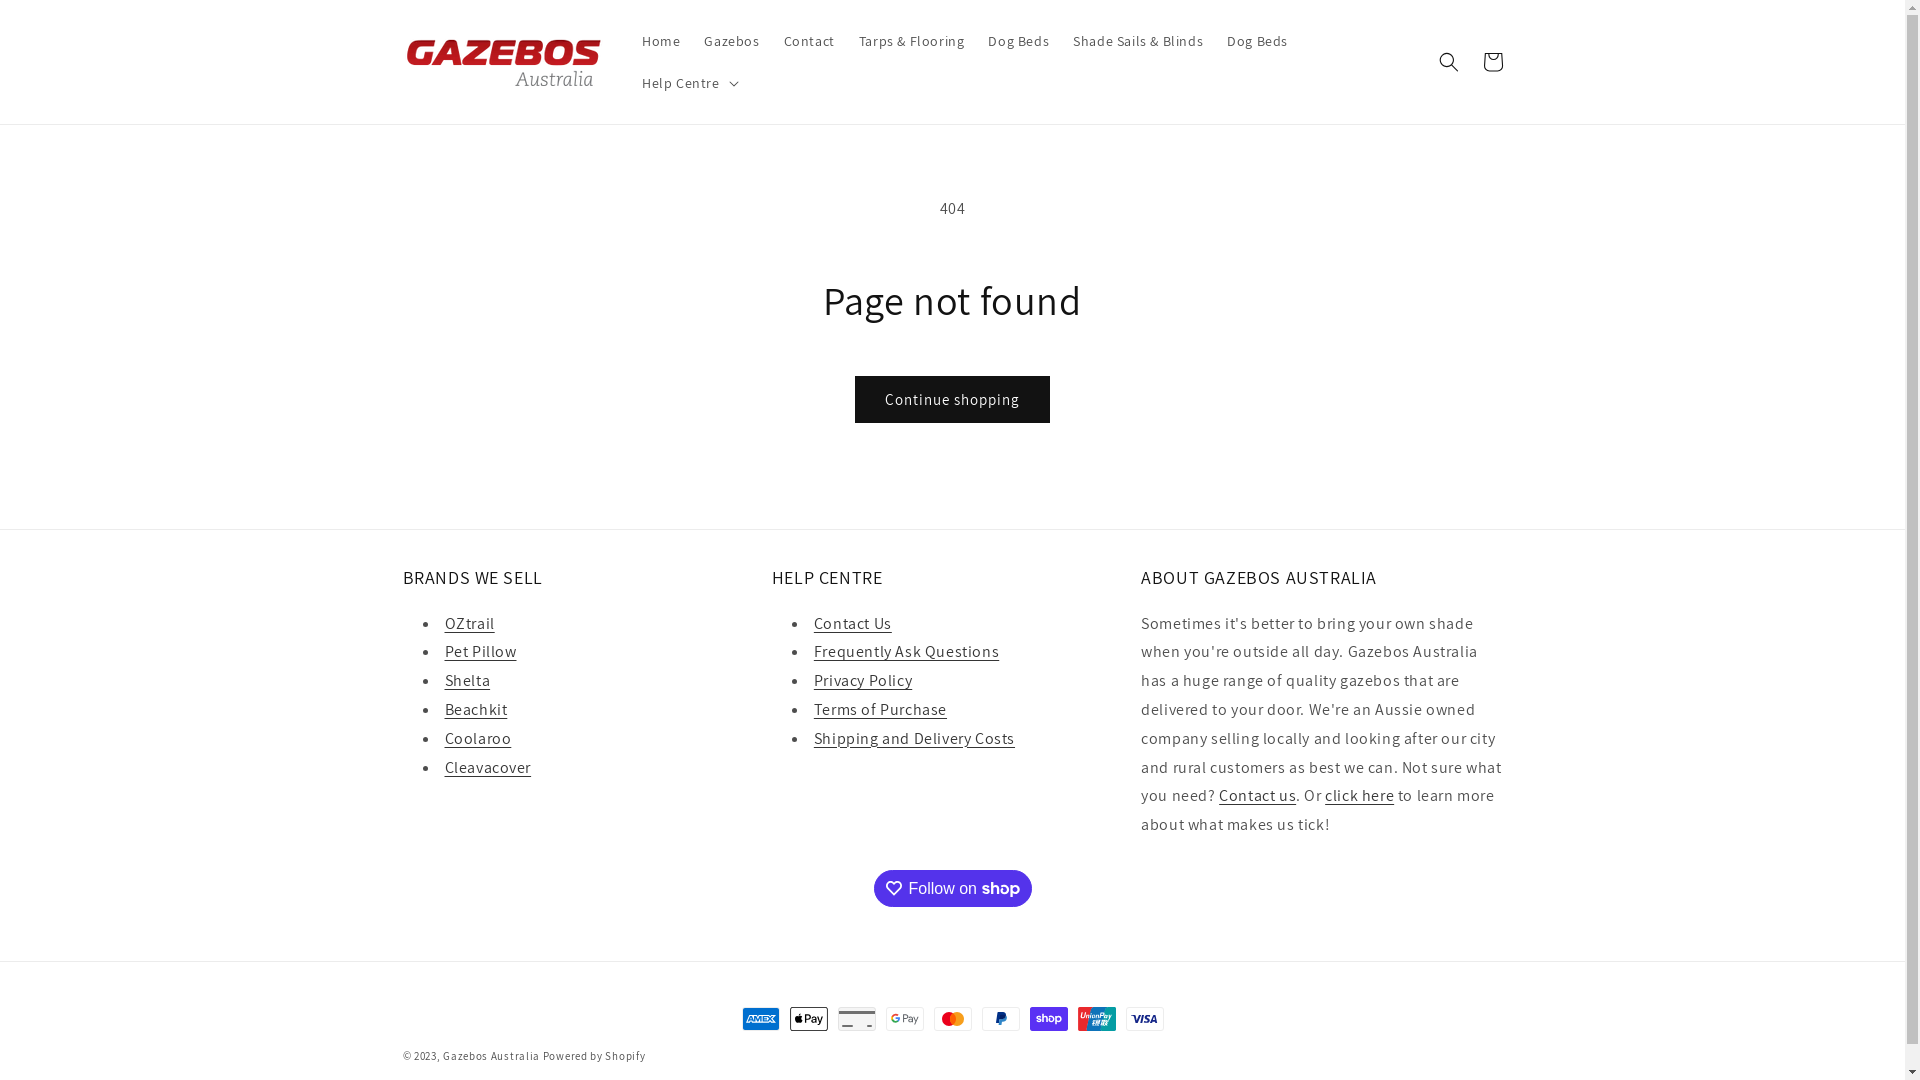 This screenshot has width=1920, height=1080. Describe the element at coordinates (474, 708) in the screenshot. I see `'Beachkit'` at that location.